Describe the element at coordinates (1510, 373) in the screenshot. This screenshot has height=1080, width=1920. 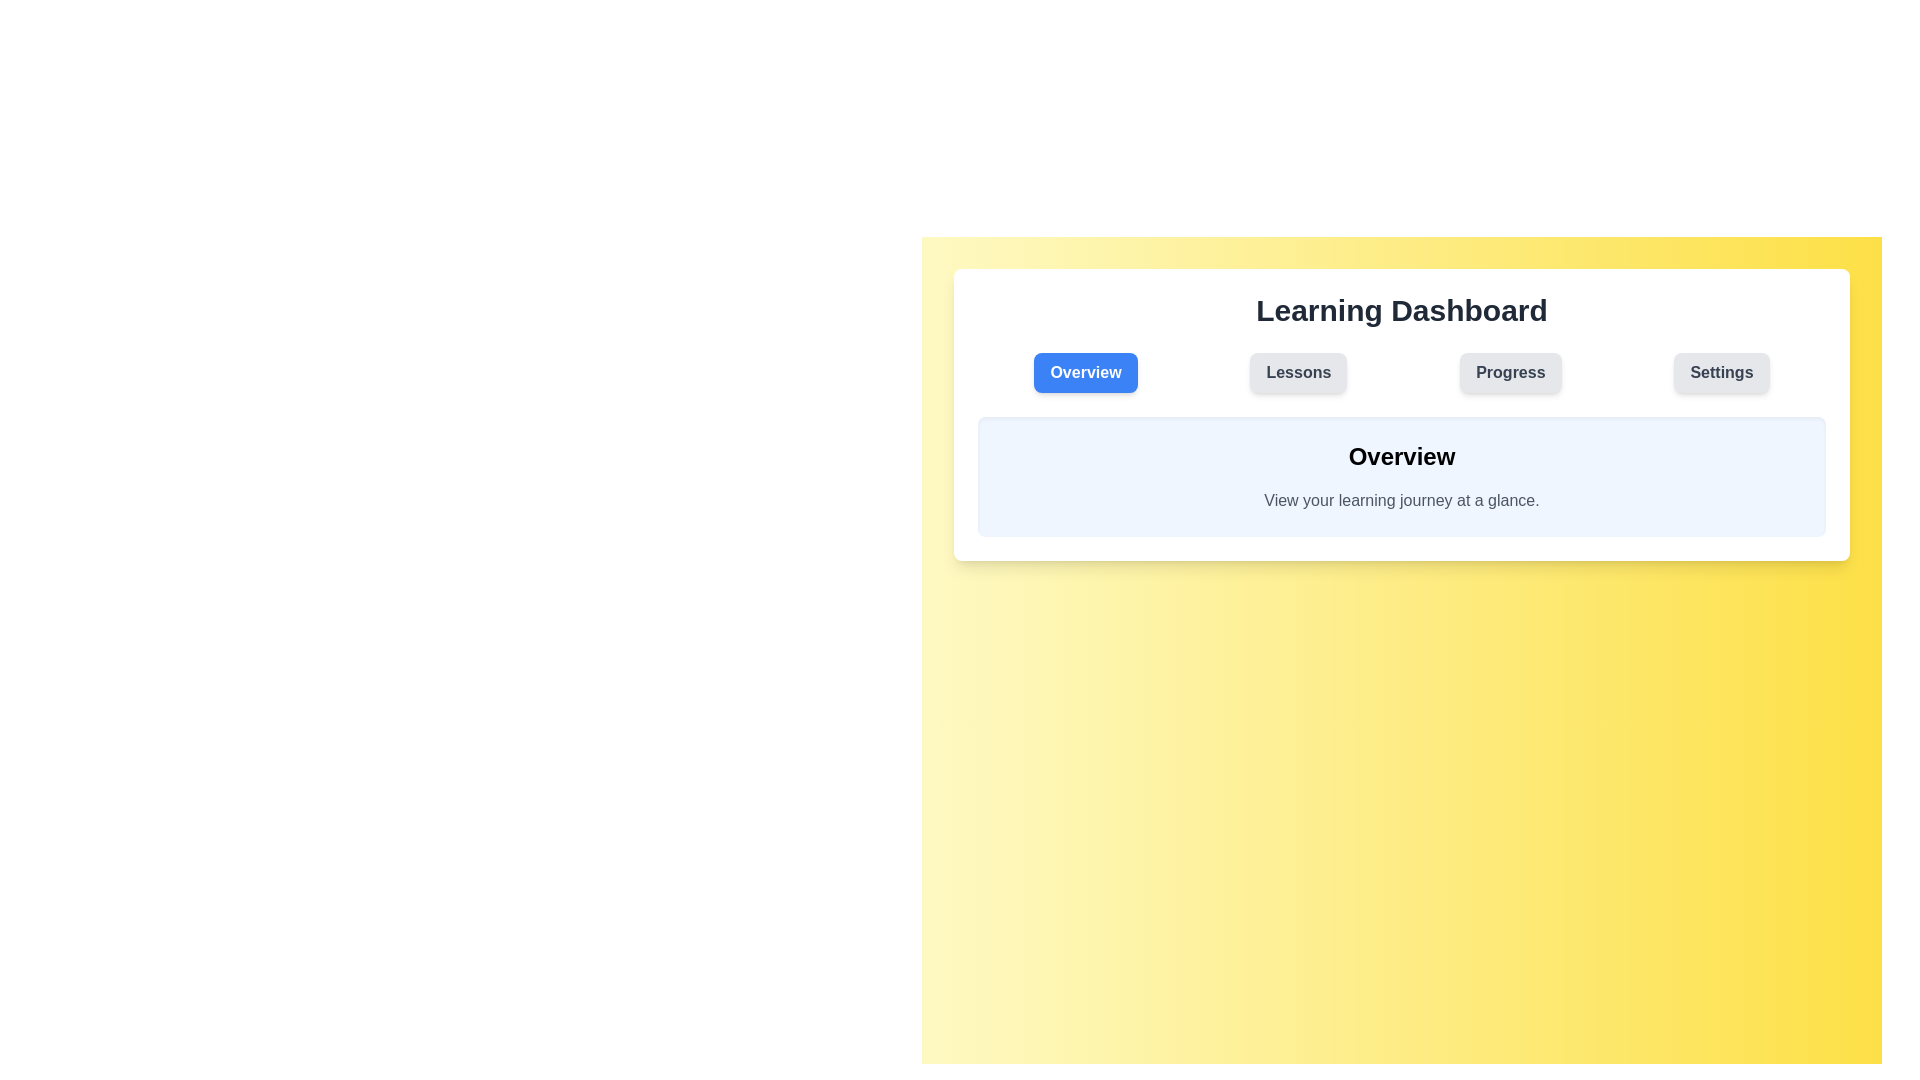
I see `the Progress tab to view its content` at that location.